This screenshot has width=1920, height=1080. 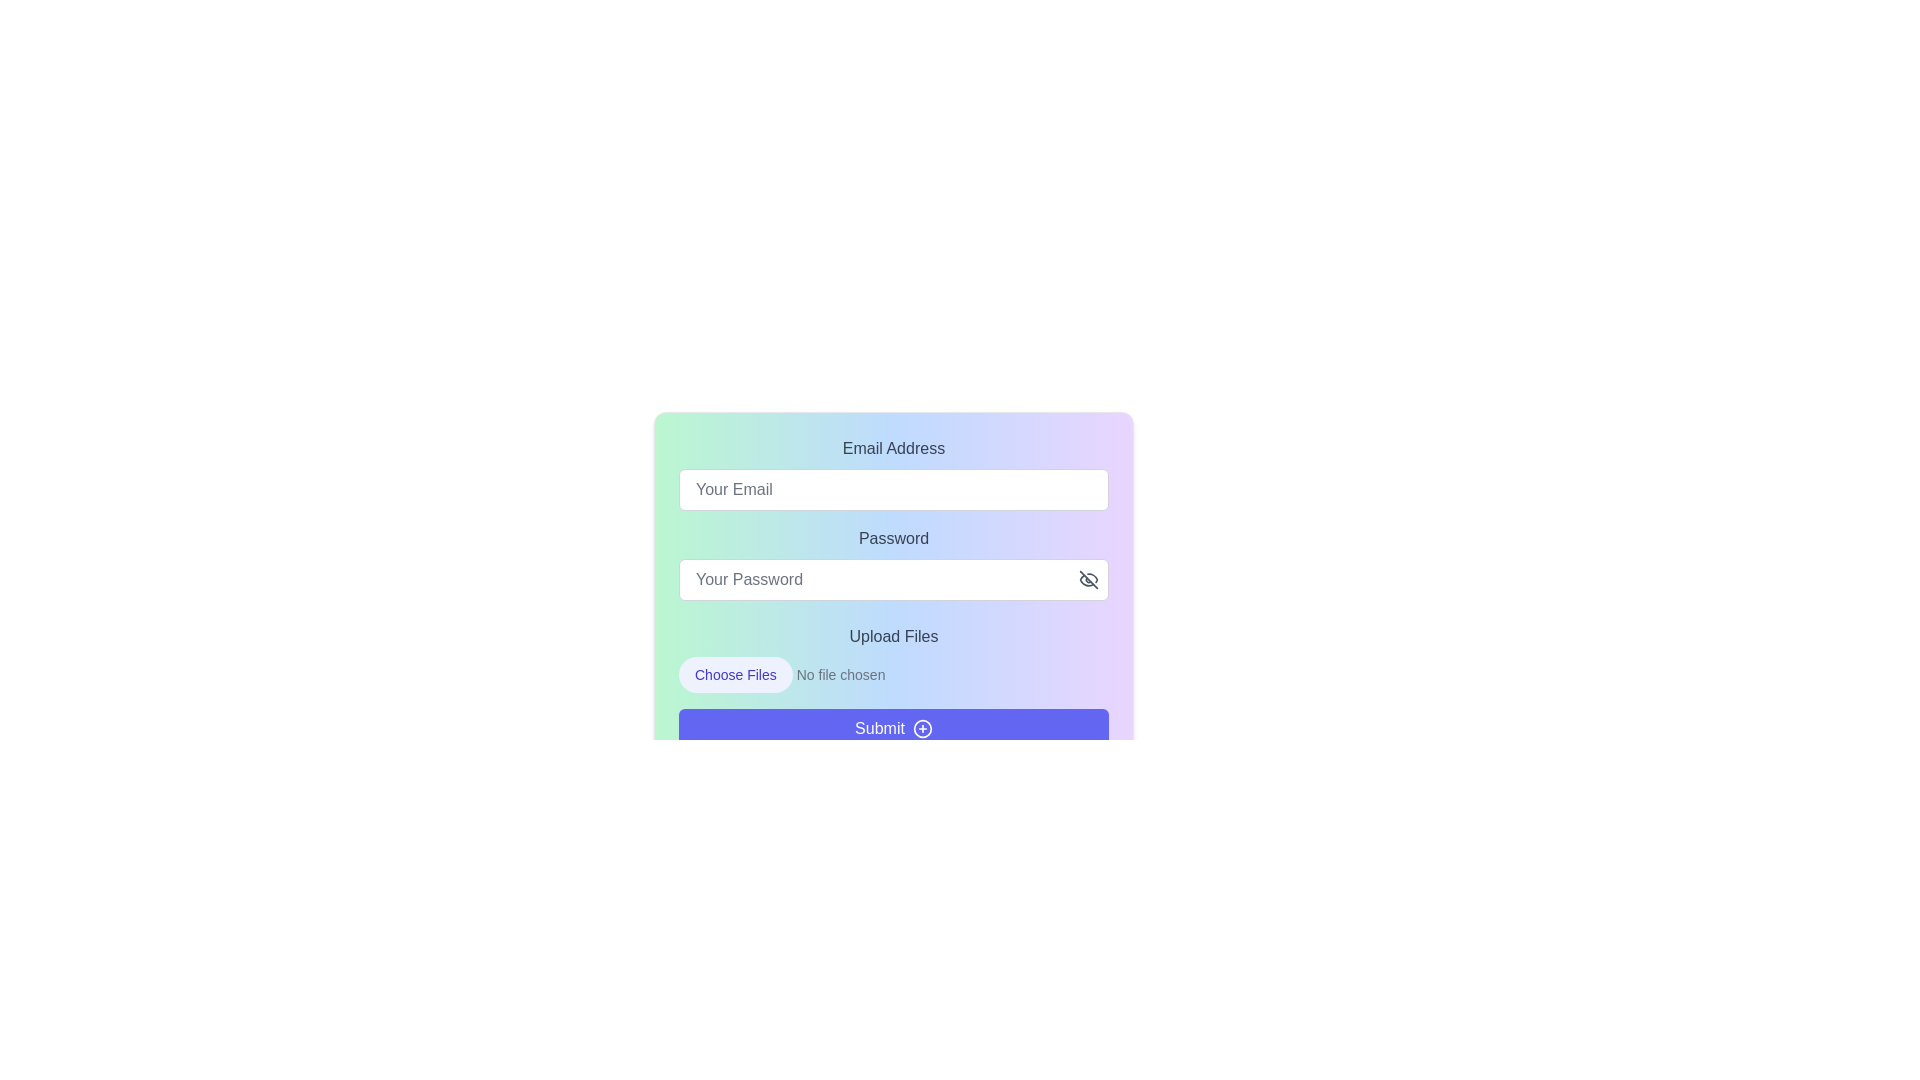 What do you see at coordinates (892, 592) in the screenshot?
I see `the Password input field to focus on it for secure password entry` at bounding box center [892, 592].